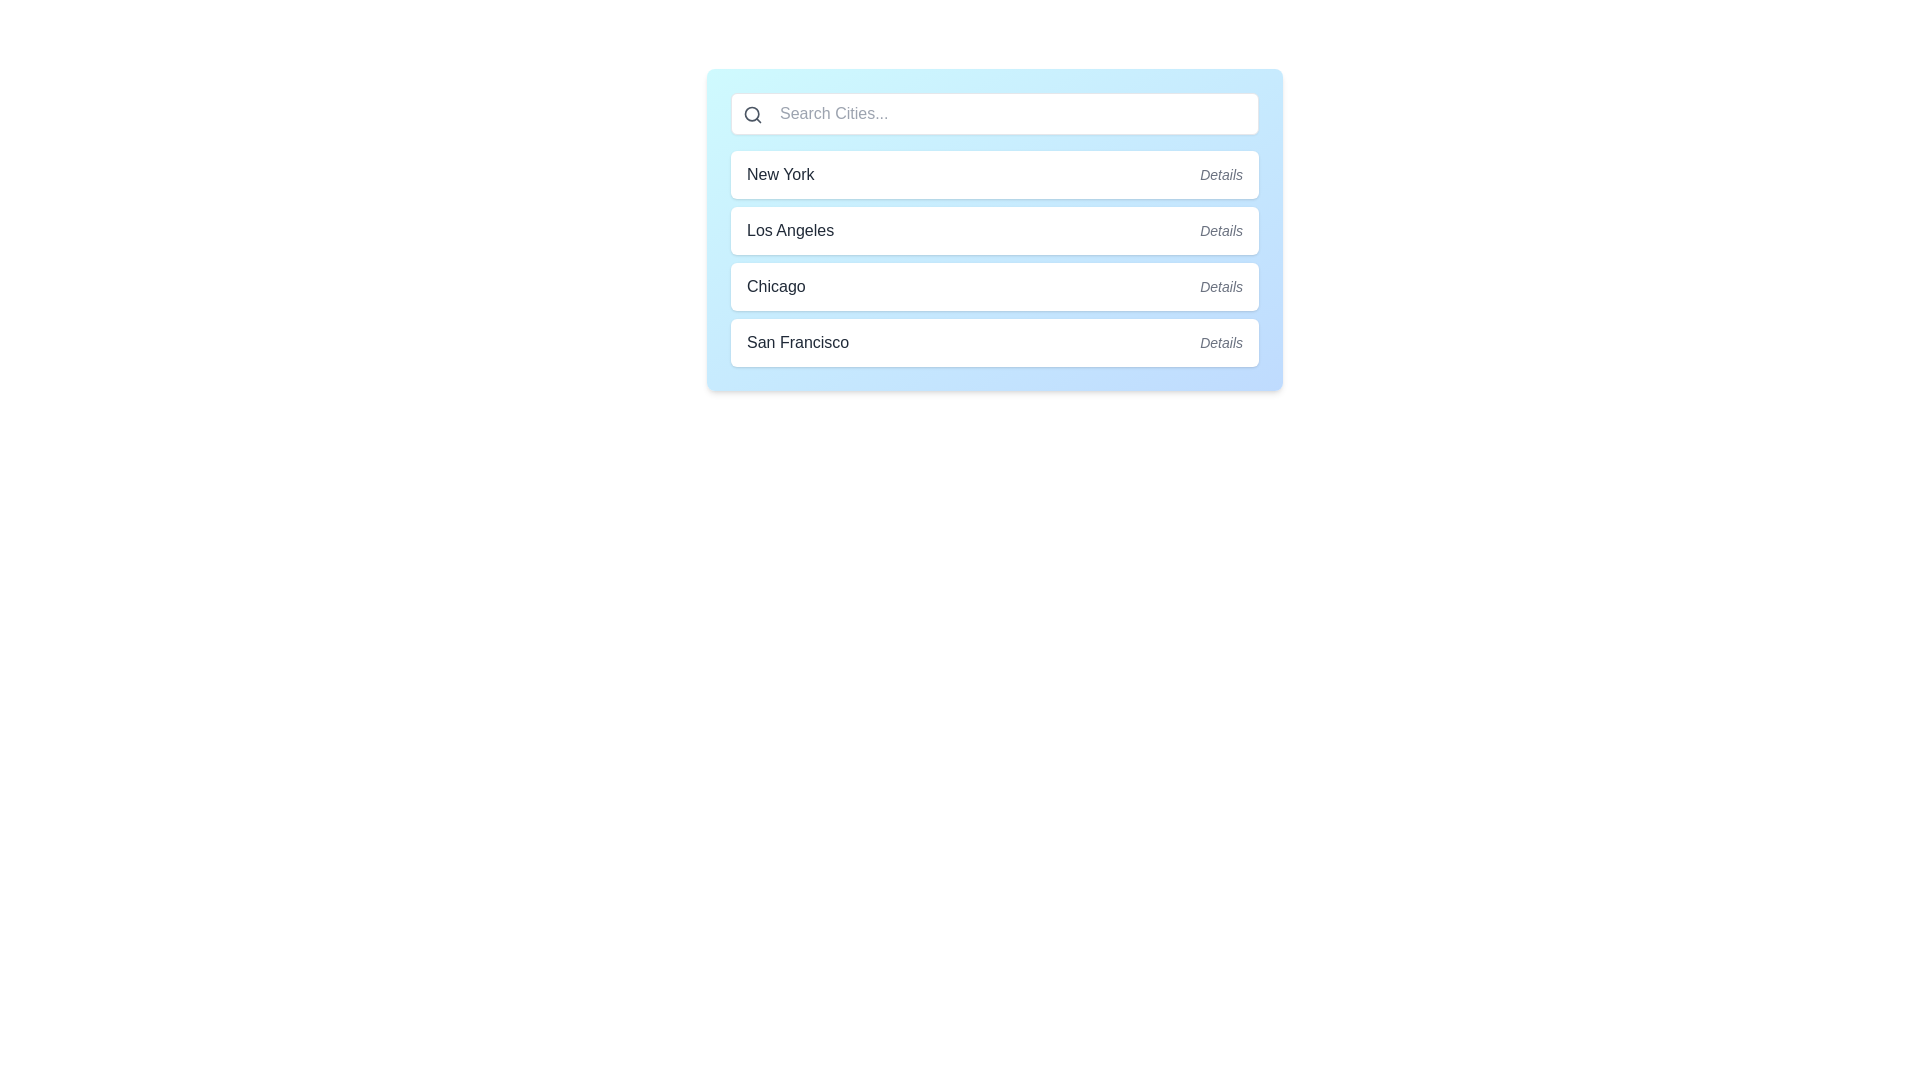 Image resolution: width=1920 pixels, height=1080 pixels. Describe the element at coordinates (994, 229) in the screenshot. I see `the second row list item for 'Los Angeles'` at that location.